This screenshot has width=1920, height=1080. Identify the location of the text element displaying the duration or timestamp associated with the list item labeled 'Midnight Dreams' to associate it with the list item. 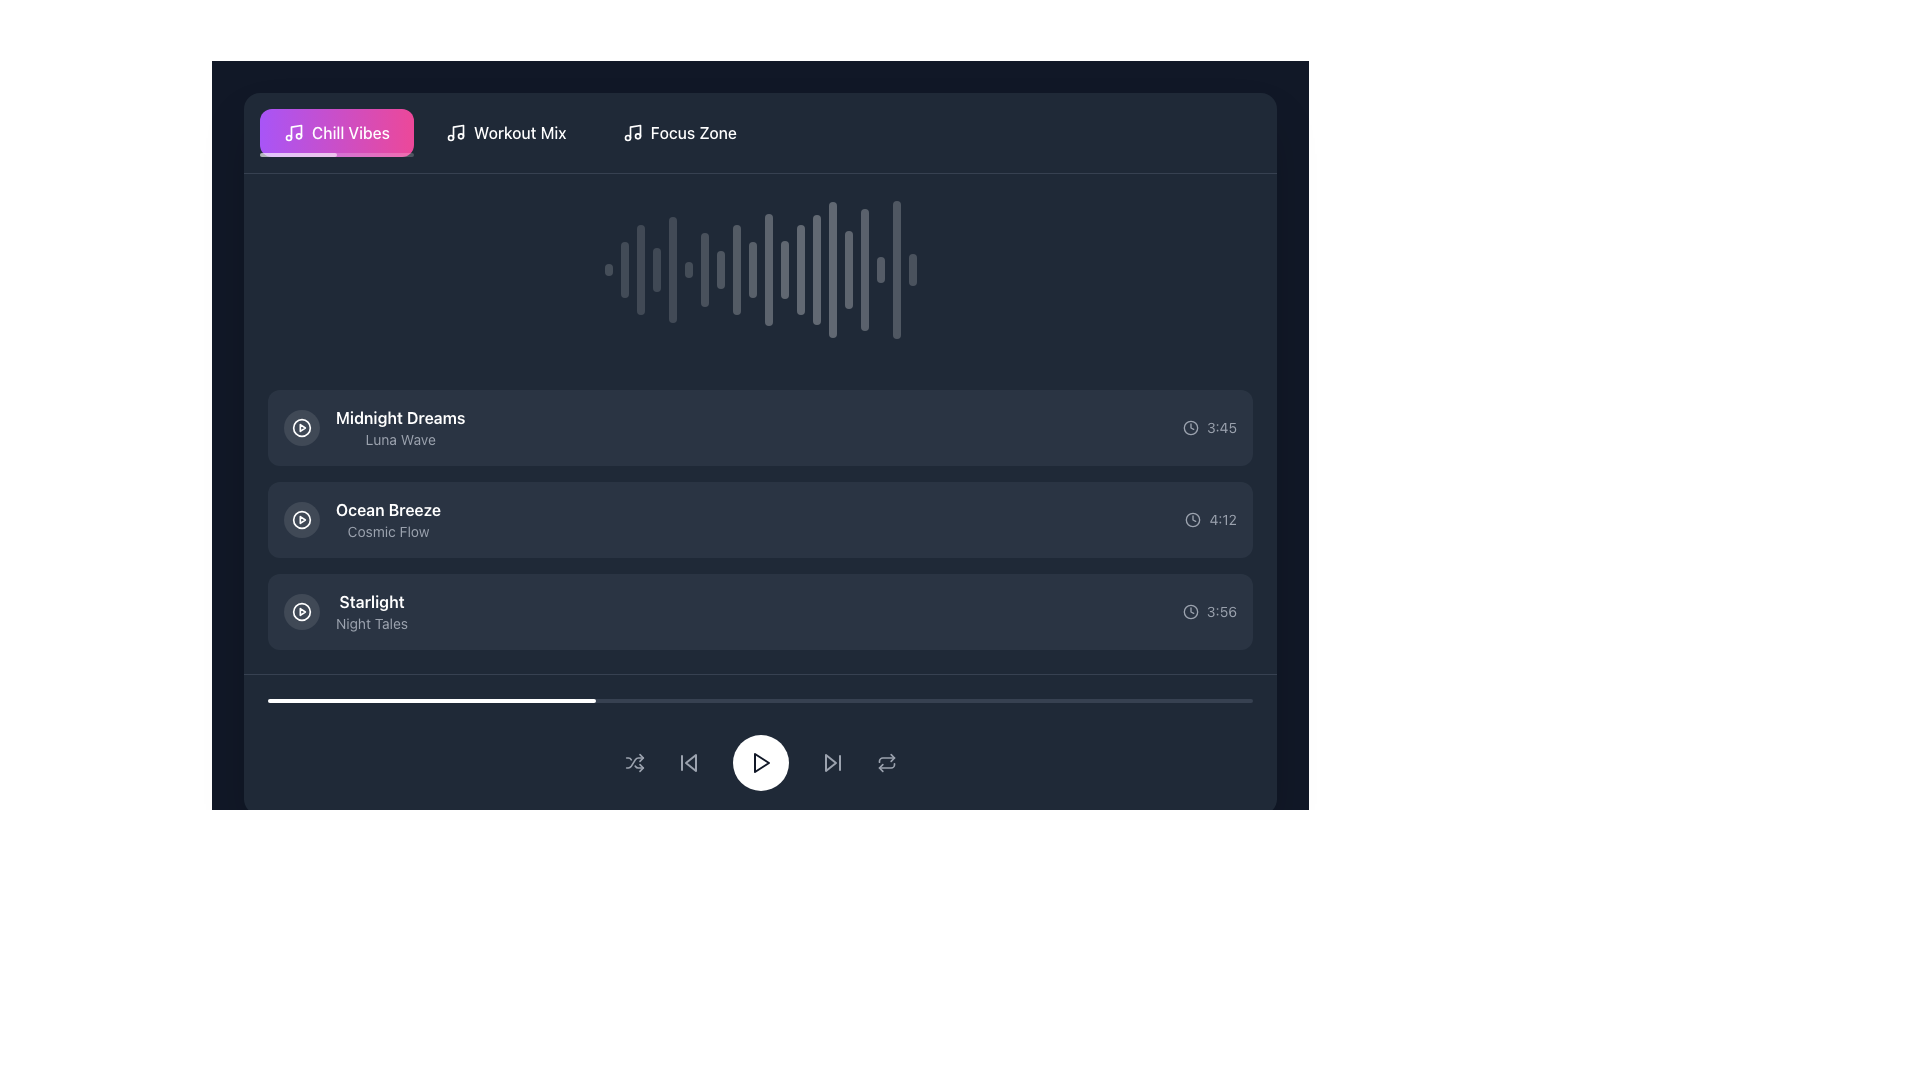
(1208, 427).